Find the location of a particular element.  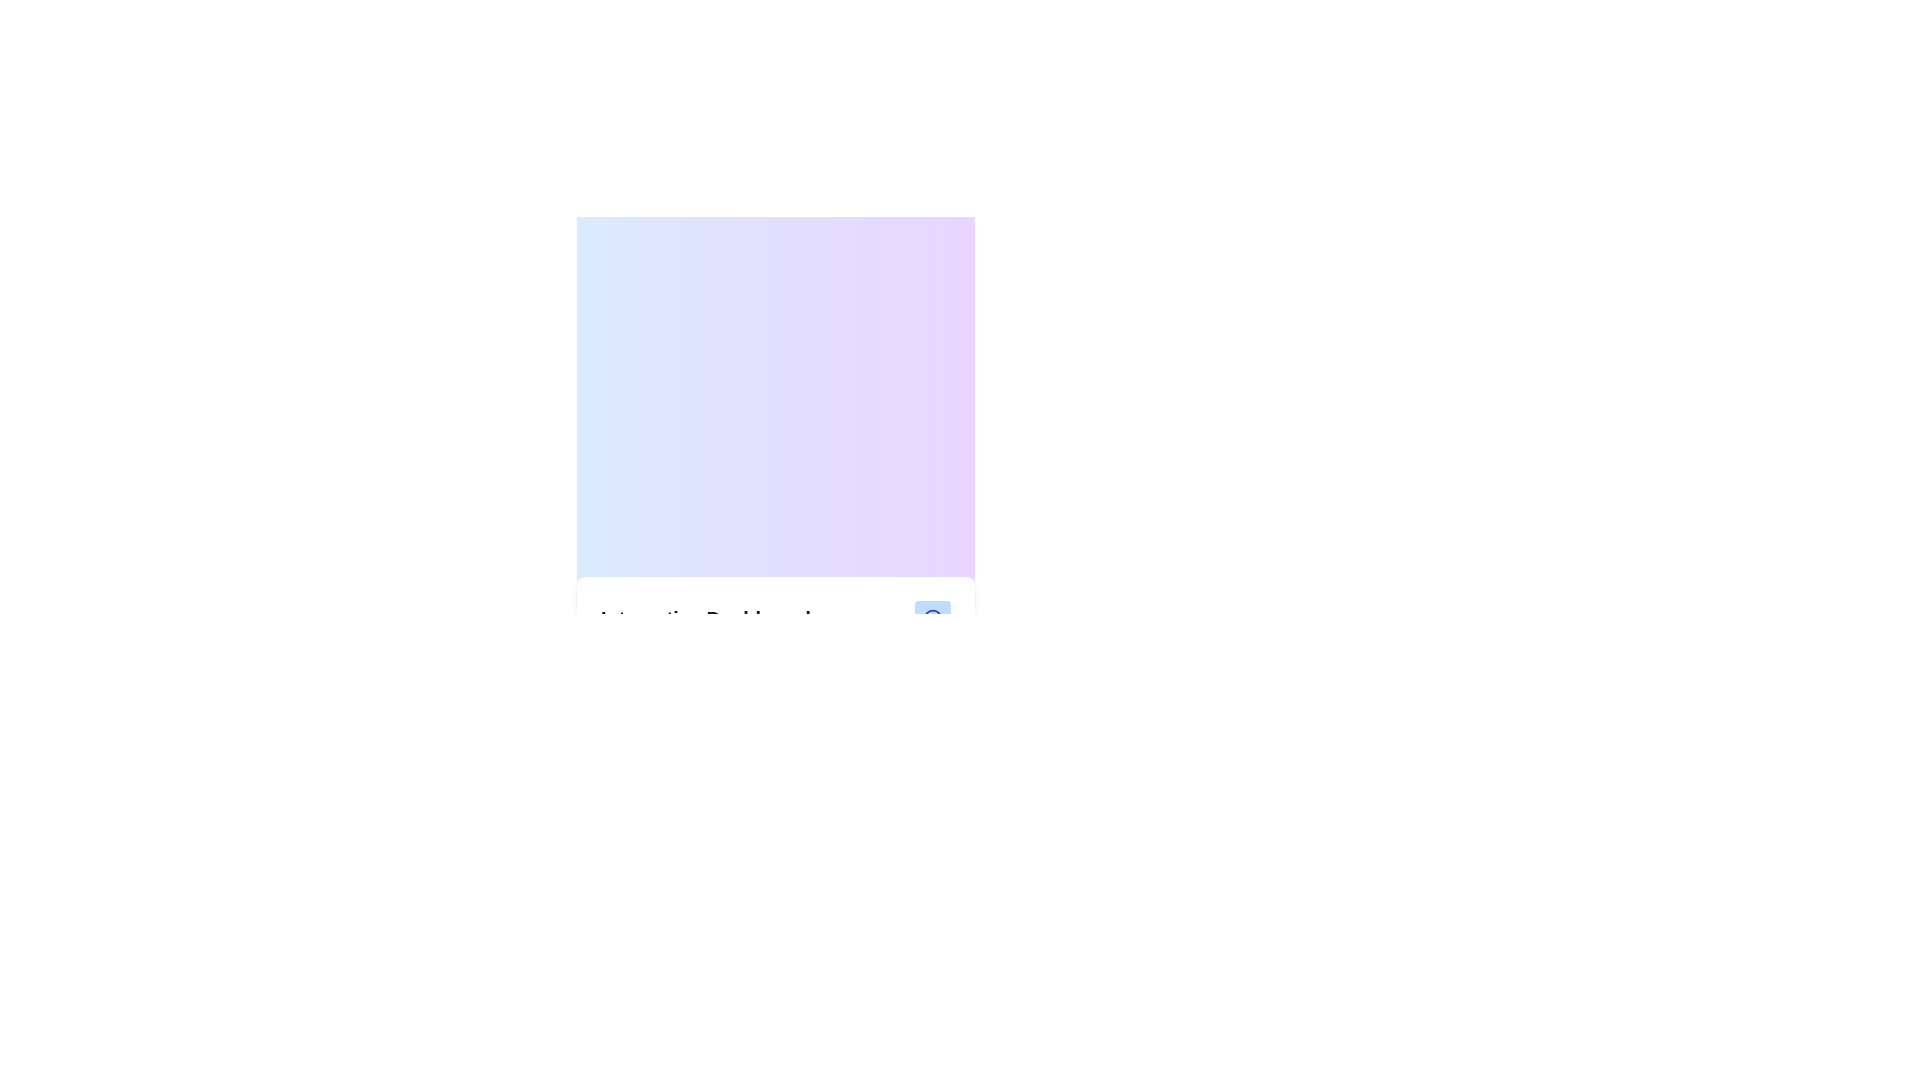

the rounded rectangular button located at the bottom right corner of the visible area, which contains a small circular information icon with a blue border and white background is located at coordinates (931, 616).